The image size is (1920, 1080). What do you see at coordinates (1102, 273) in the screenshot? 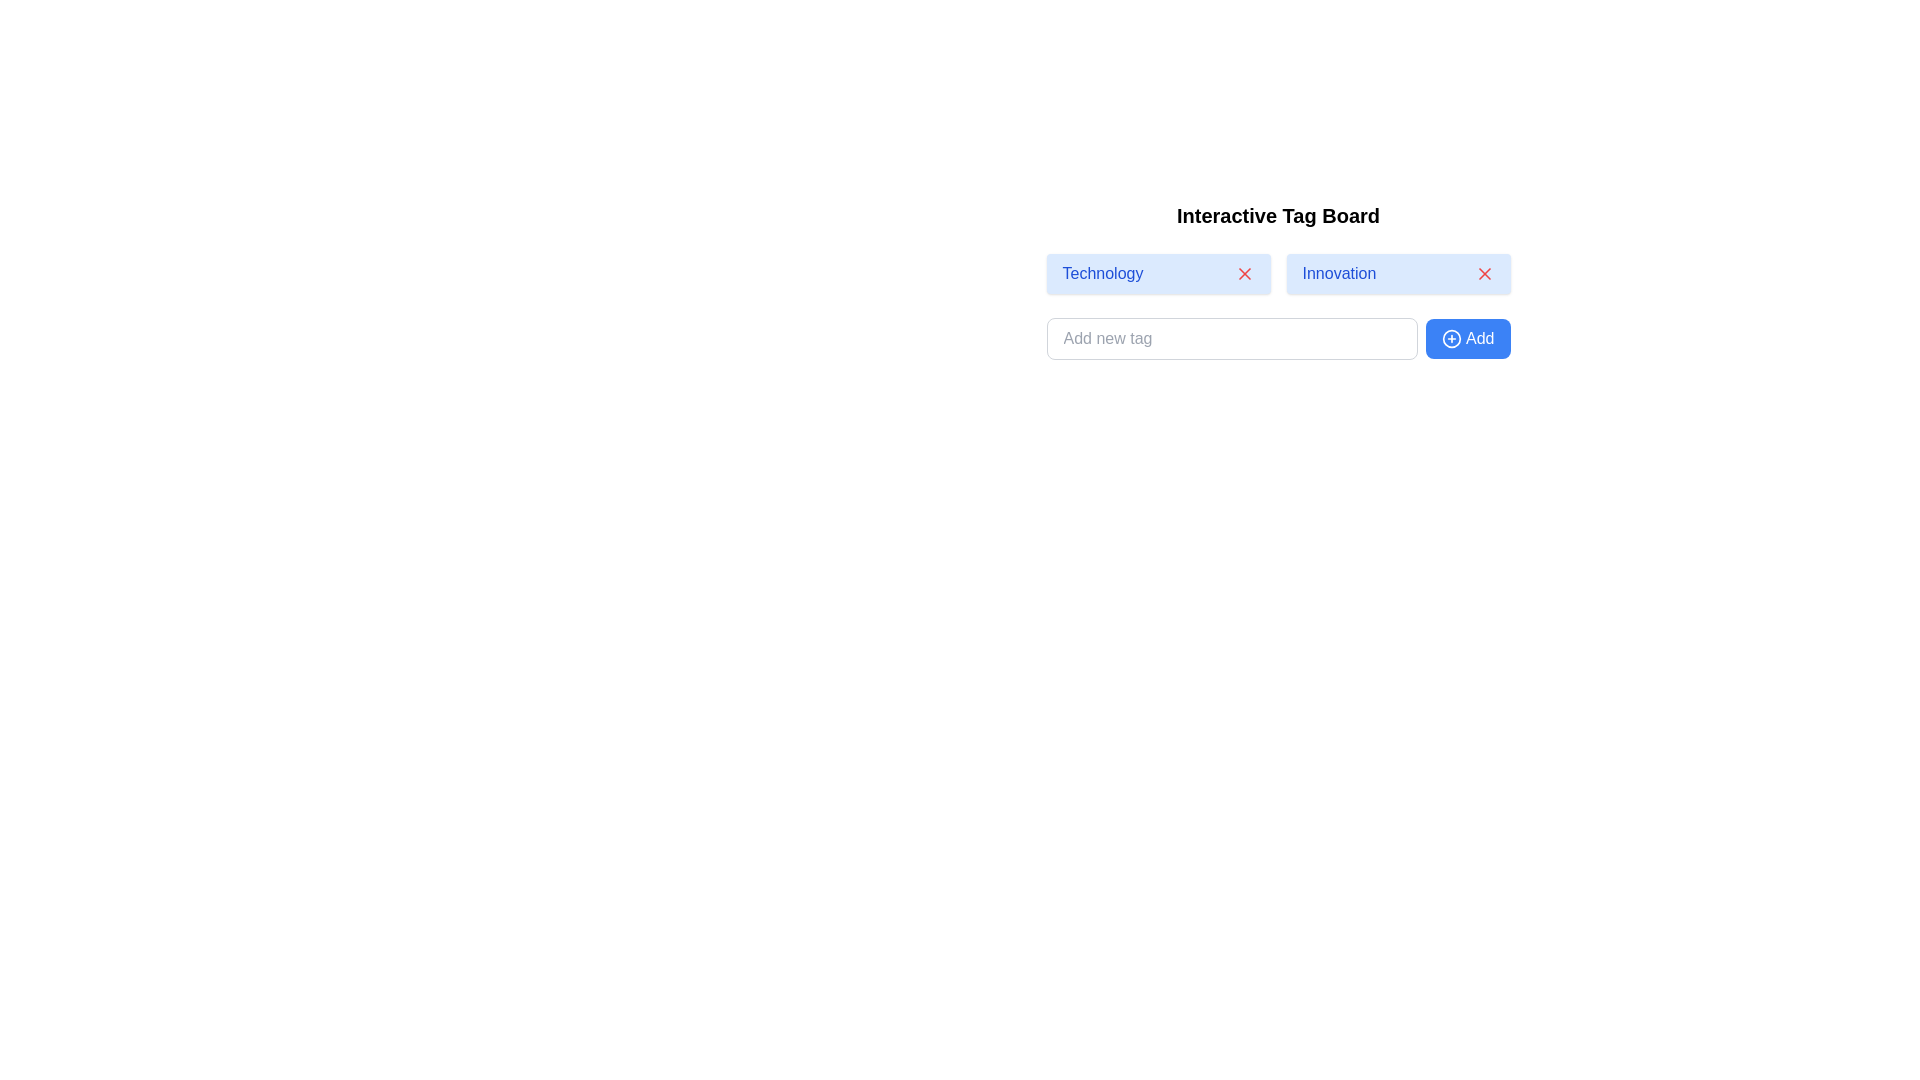
I see `the text label displaying 'Technology', which is the first tag in the tag list, located to the left of the 'Innovation' tag` at bounding box center [1102, 273].